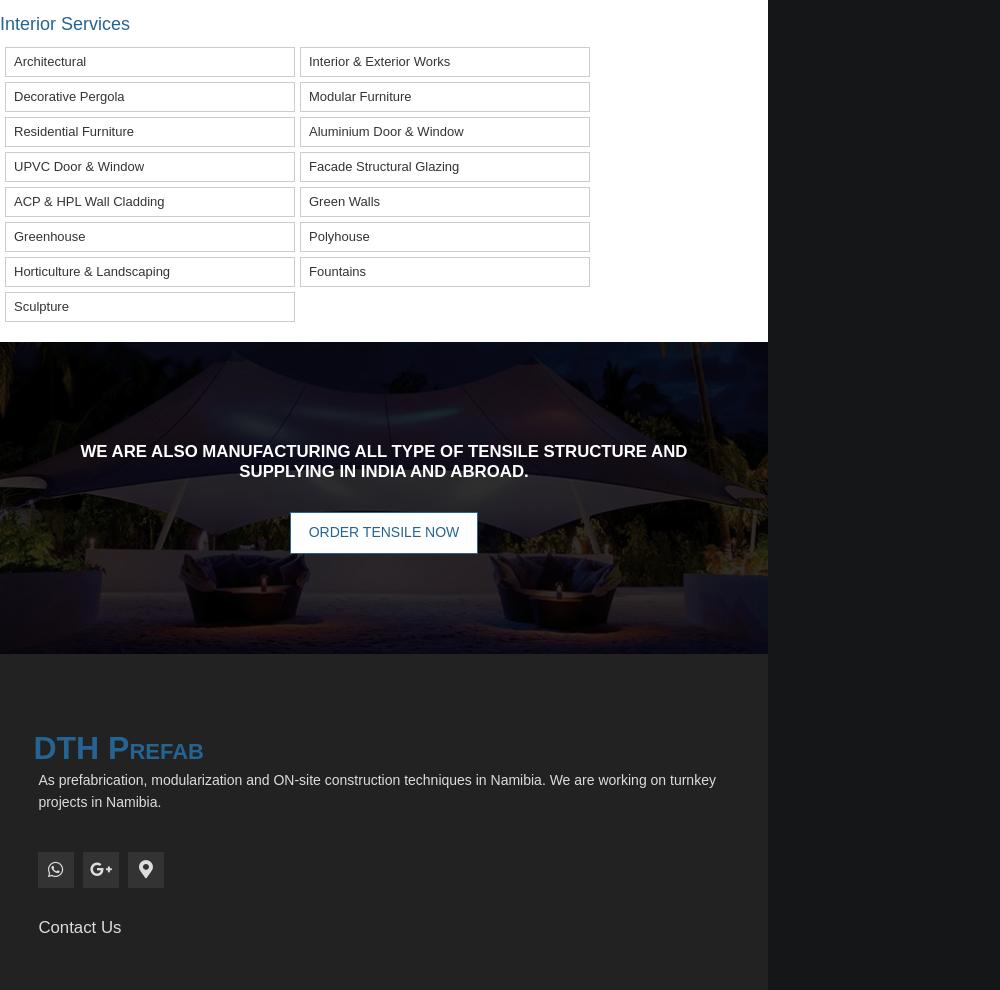 This screenshot has width=1000, height=990. What do you see at coordinates (64, 21) in the screenshot?
I see `'Interior Services'` at bounding box center [64, 21].